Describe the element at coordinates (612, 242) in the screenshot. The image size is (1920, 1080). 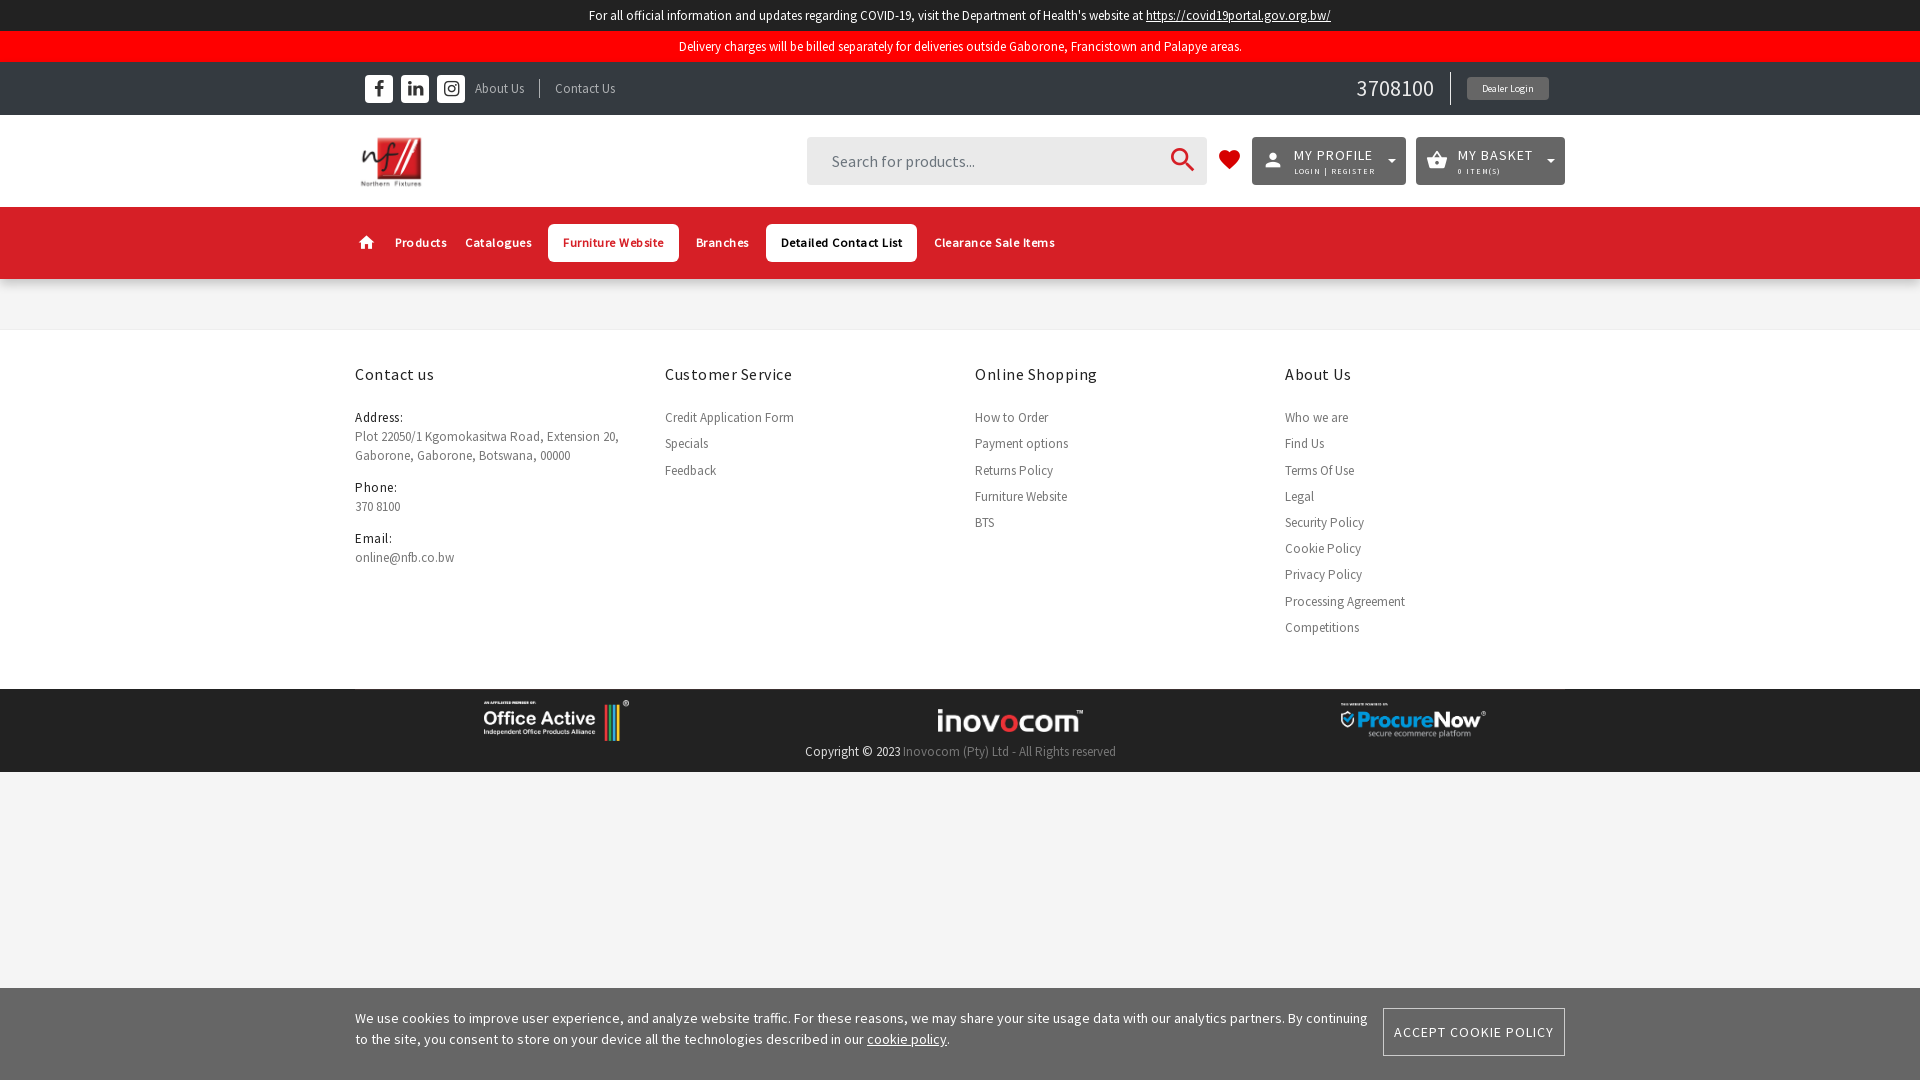
I see `'Furniture Website'` at that location.